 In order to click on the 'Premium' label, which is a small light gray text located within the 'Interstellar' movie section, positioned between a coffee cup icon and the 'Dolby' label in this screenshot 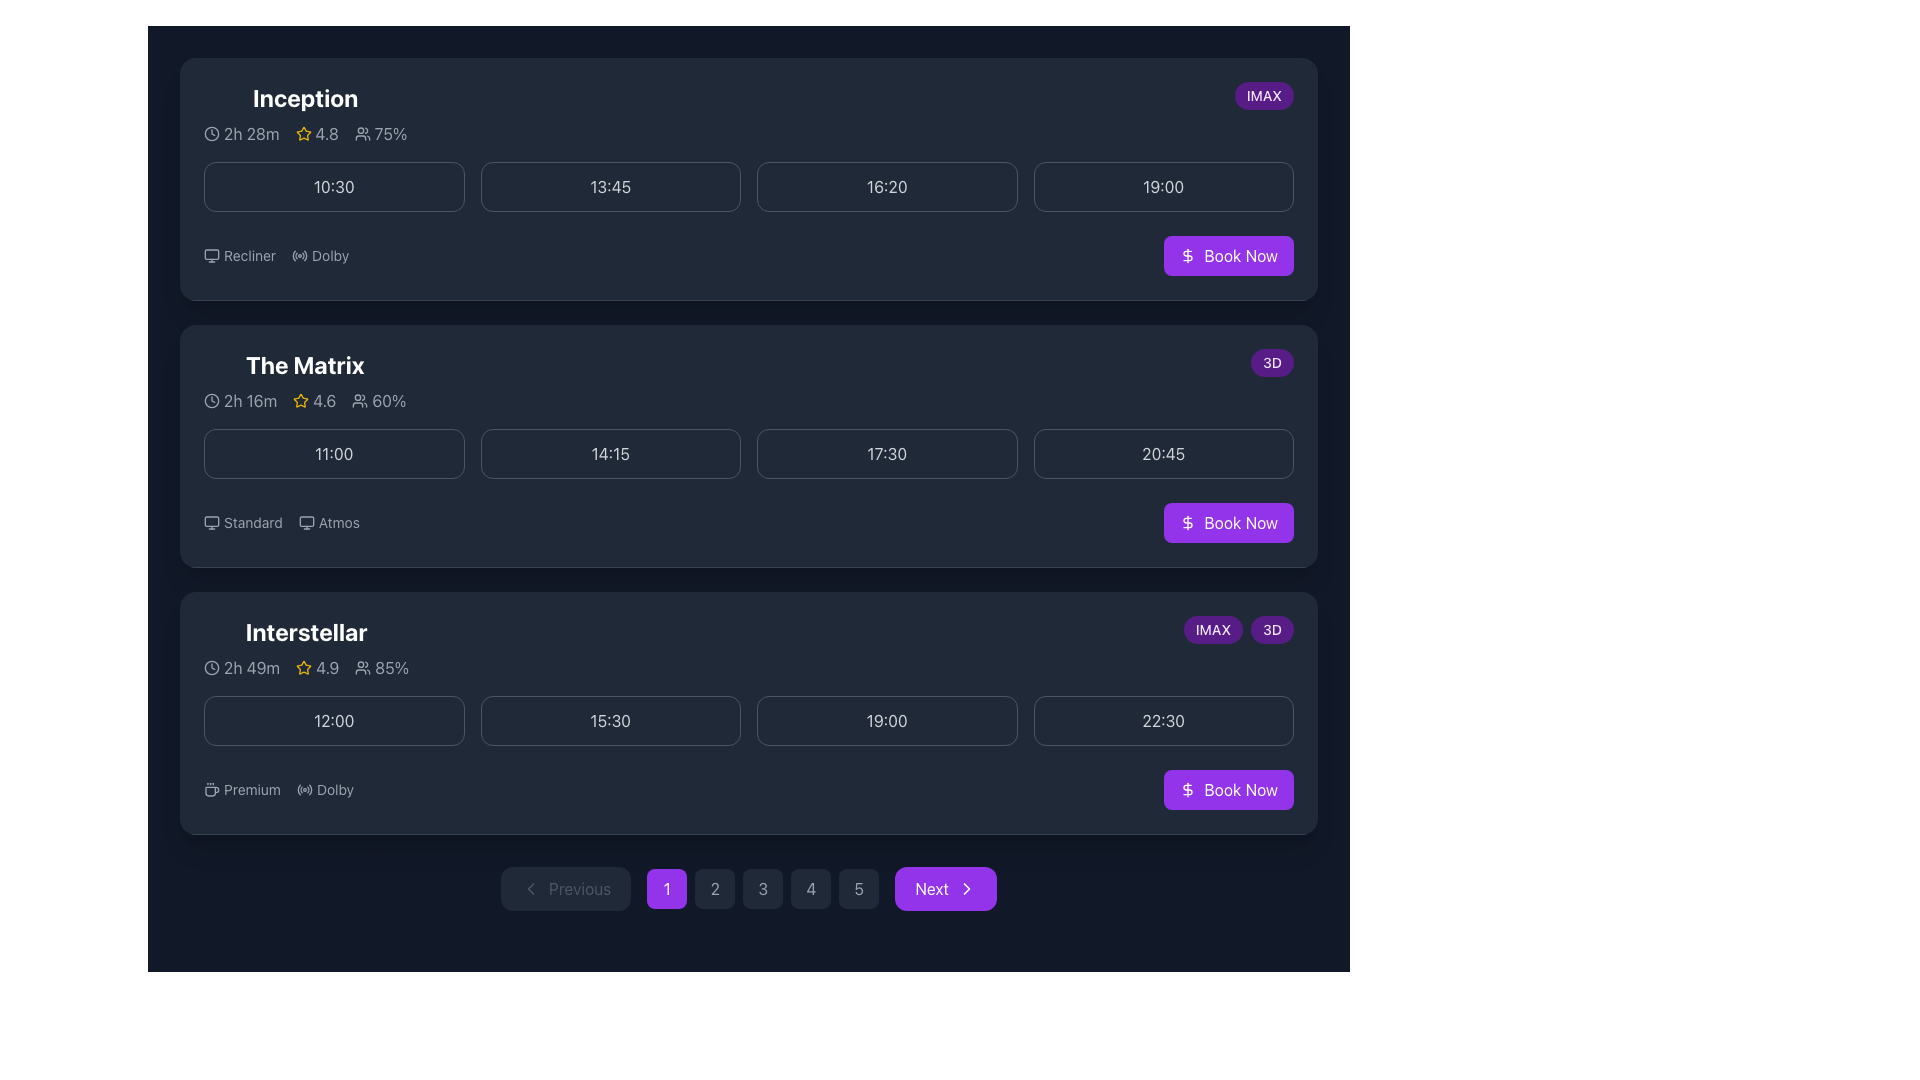, I will do `click(251, 789)`.